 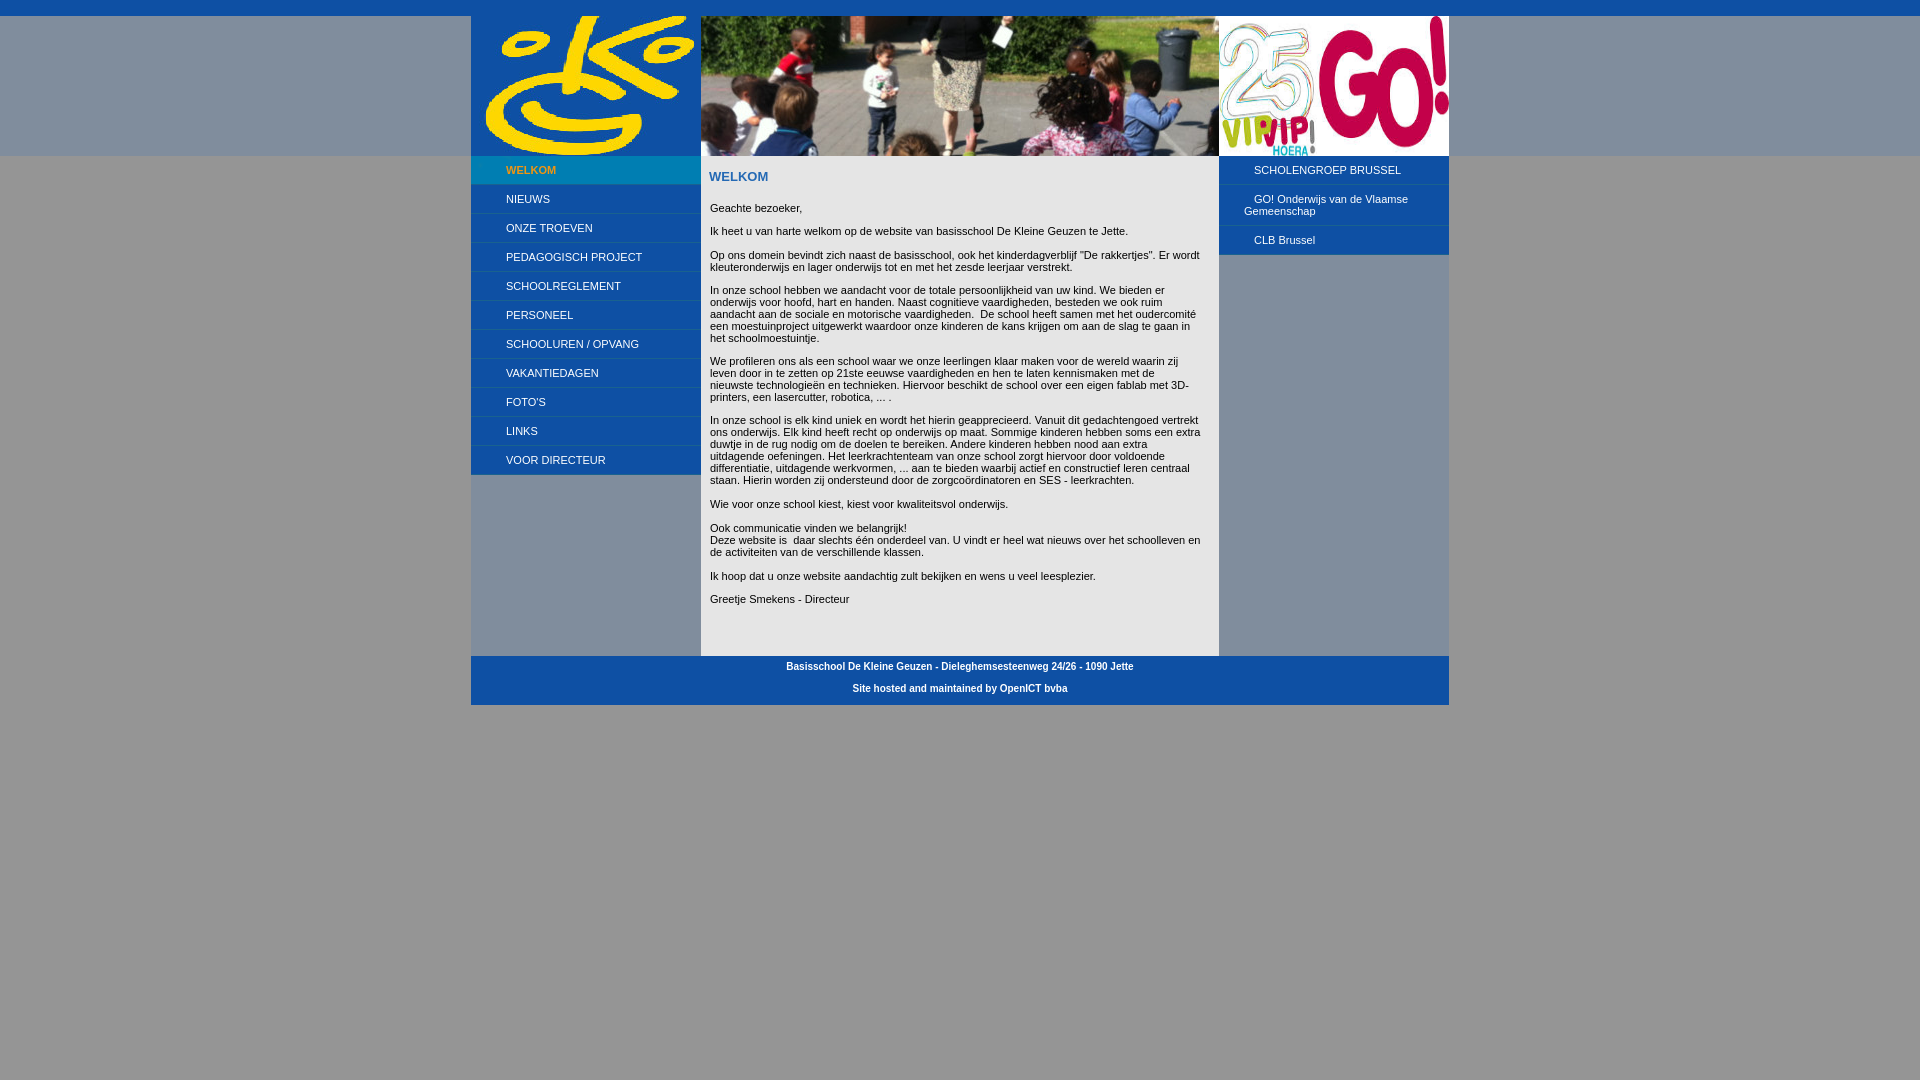 What do you see at coordinates (1334, 239) in the screenshot?
I see `'CLB Brussel'` at bounding box center [1334, 239].